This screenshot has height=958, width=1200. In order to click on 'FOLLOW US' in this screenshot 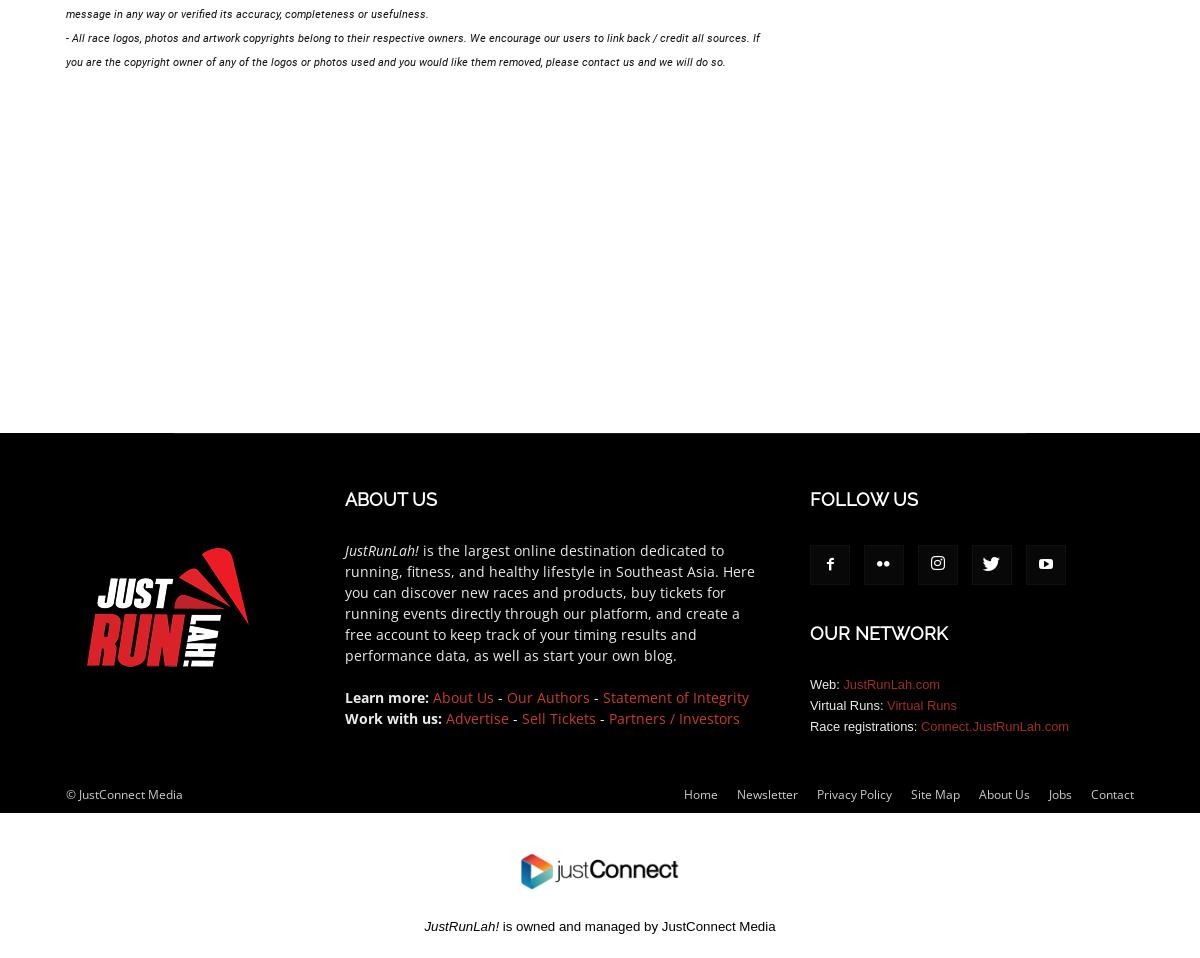, I will do `click(809, 497)`.